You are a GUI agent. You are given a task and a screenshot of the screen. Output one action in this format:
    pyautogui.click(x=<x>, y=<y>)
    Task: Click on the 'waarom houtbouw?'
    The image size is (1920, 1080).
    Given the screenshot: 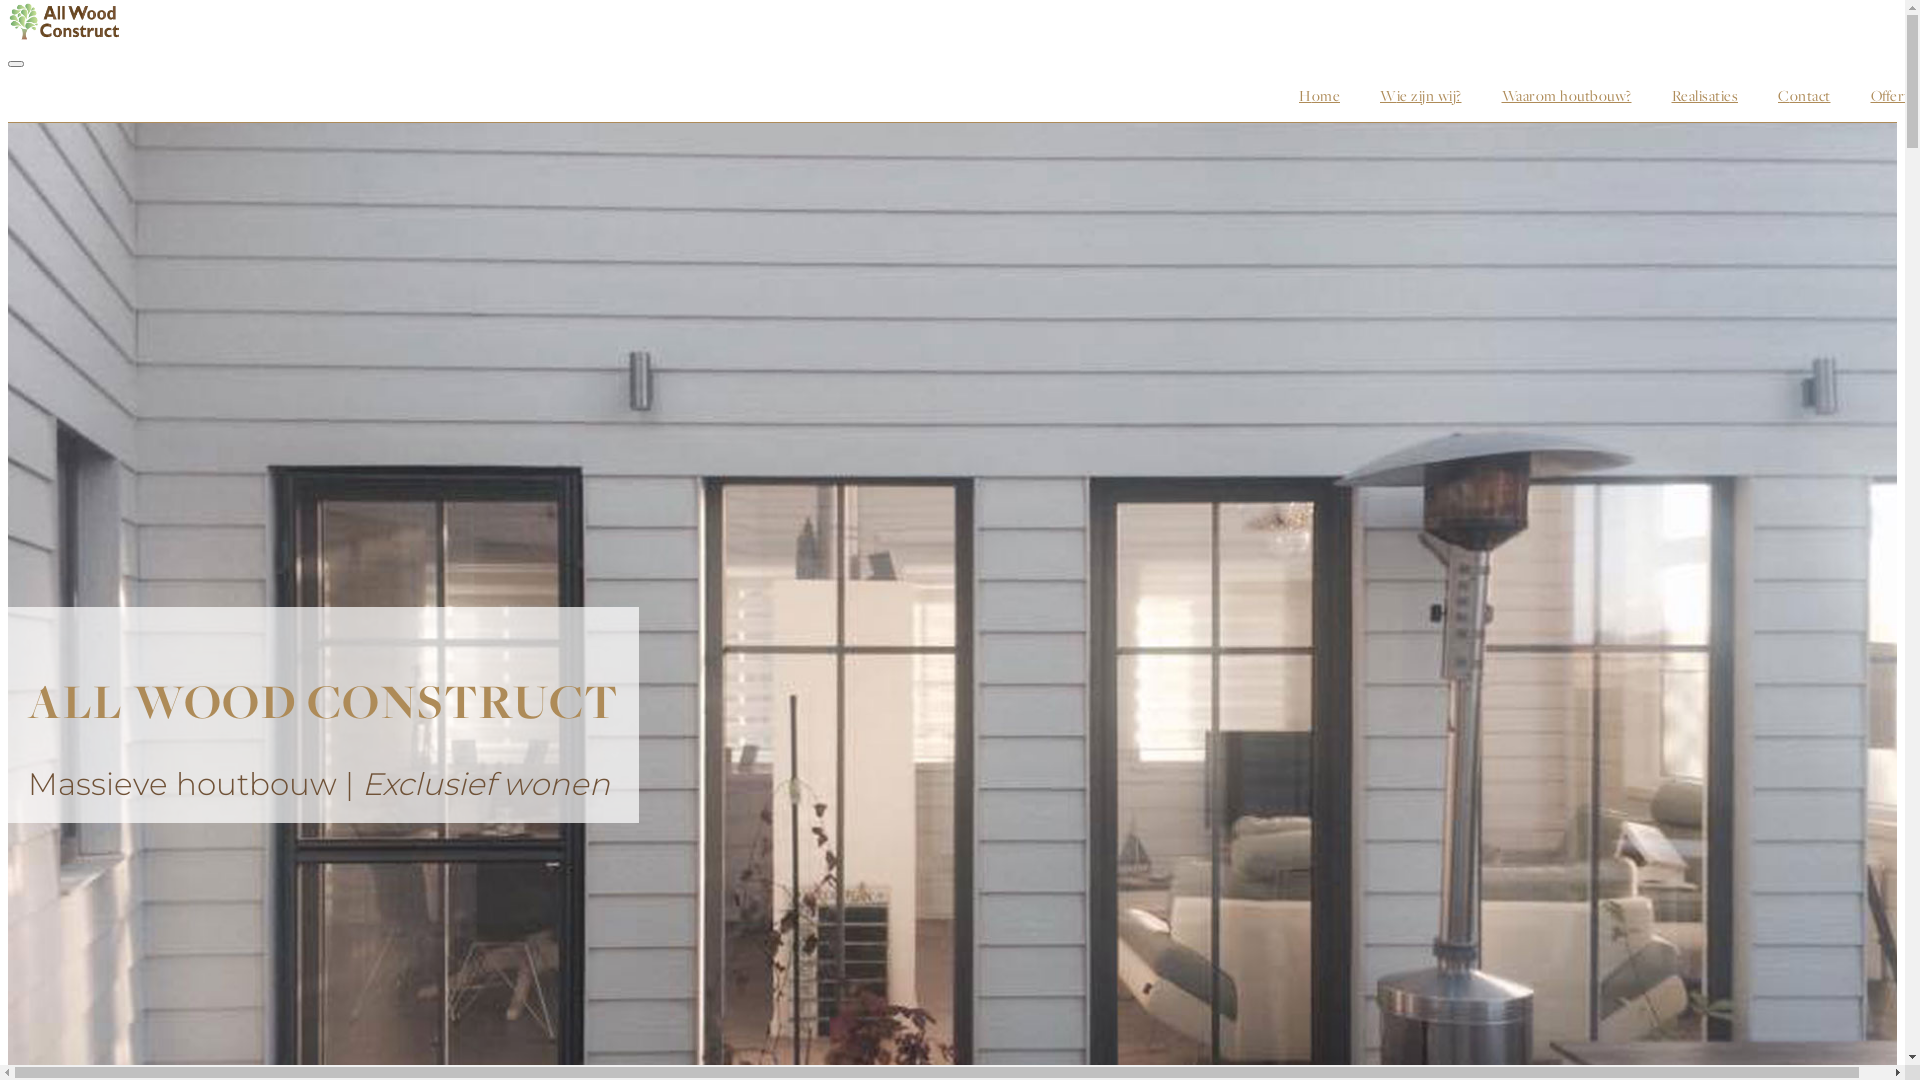 What is the action you would take?
    pyautogui.click(x=1565, y=95)
    